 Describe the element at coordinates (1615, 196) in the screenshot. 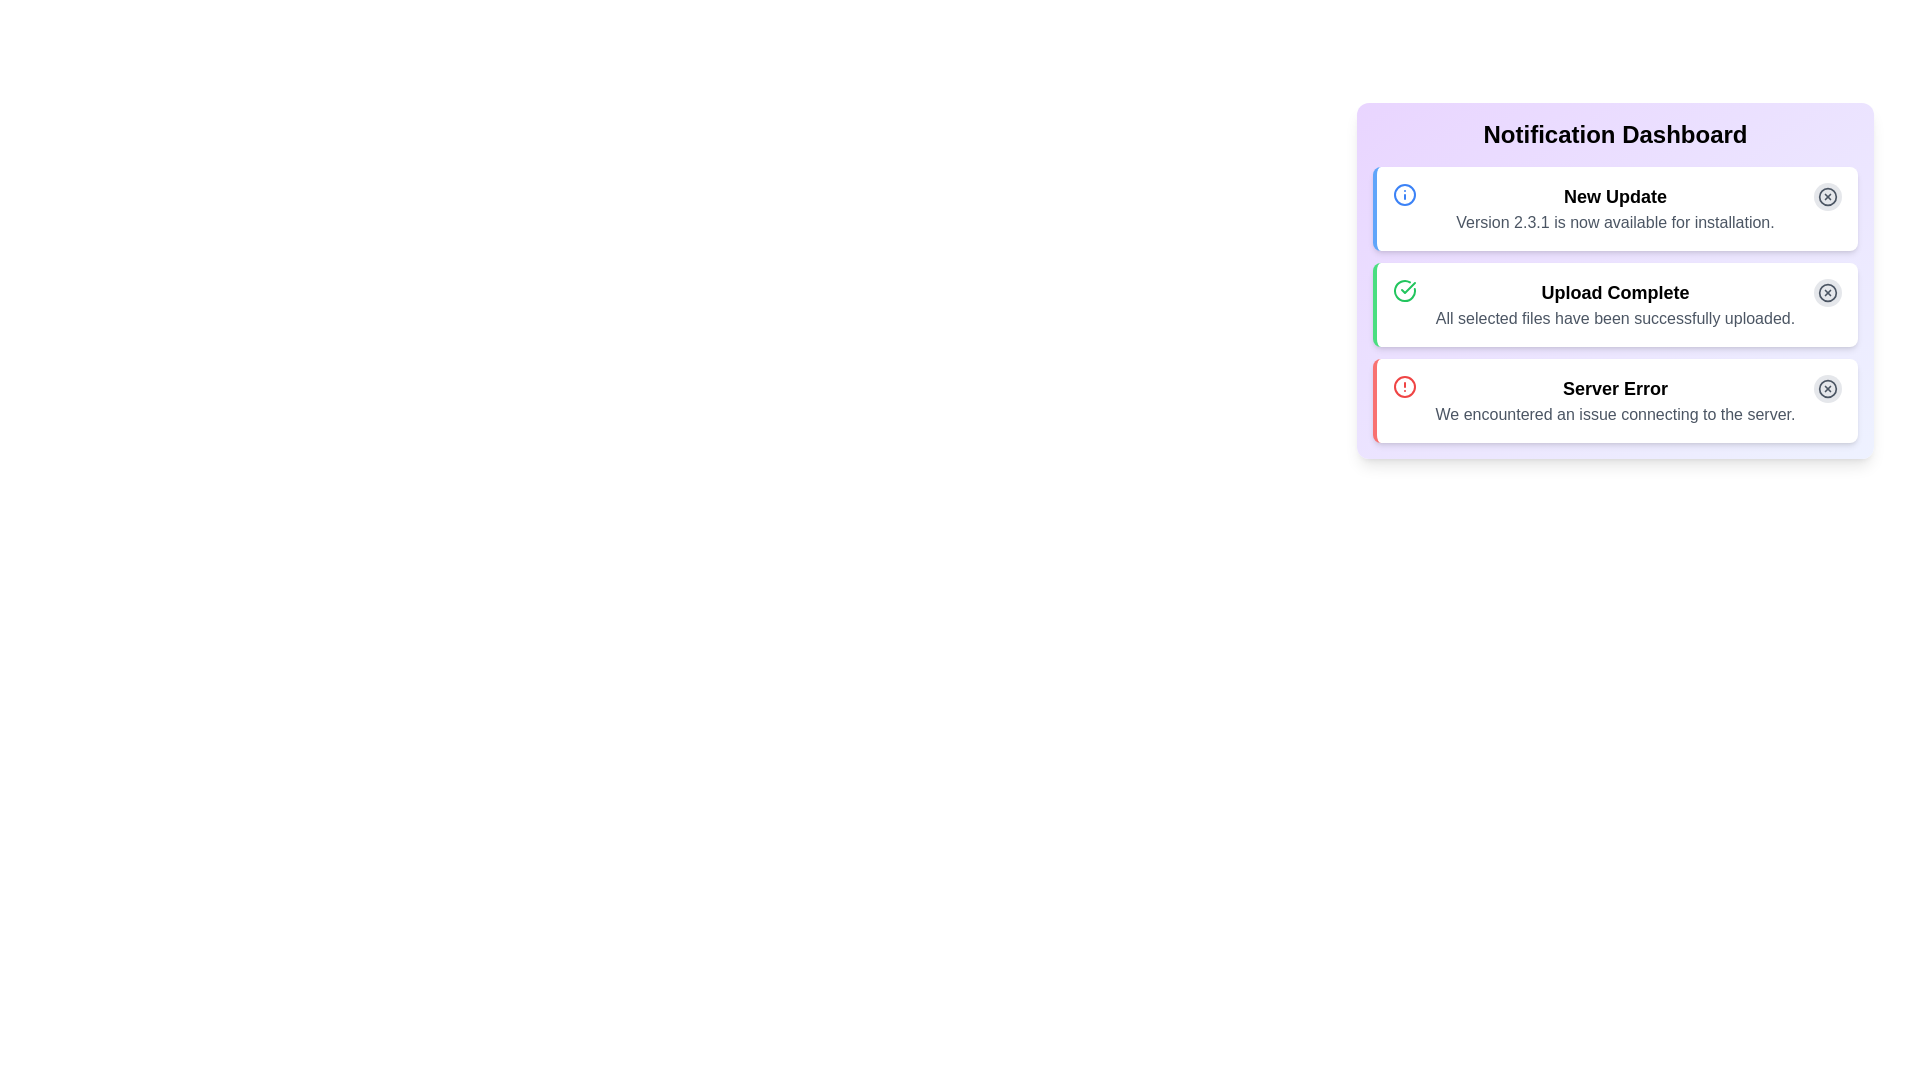

I see `on the 'New Update' text label displayed prominently at the top of the notification dashboard` at that location.